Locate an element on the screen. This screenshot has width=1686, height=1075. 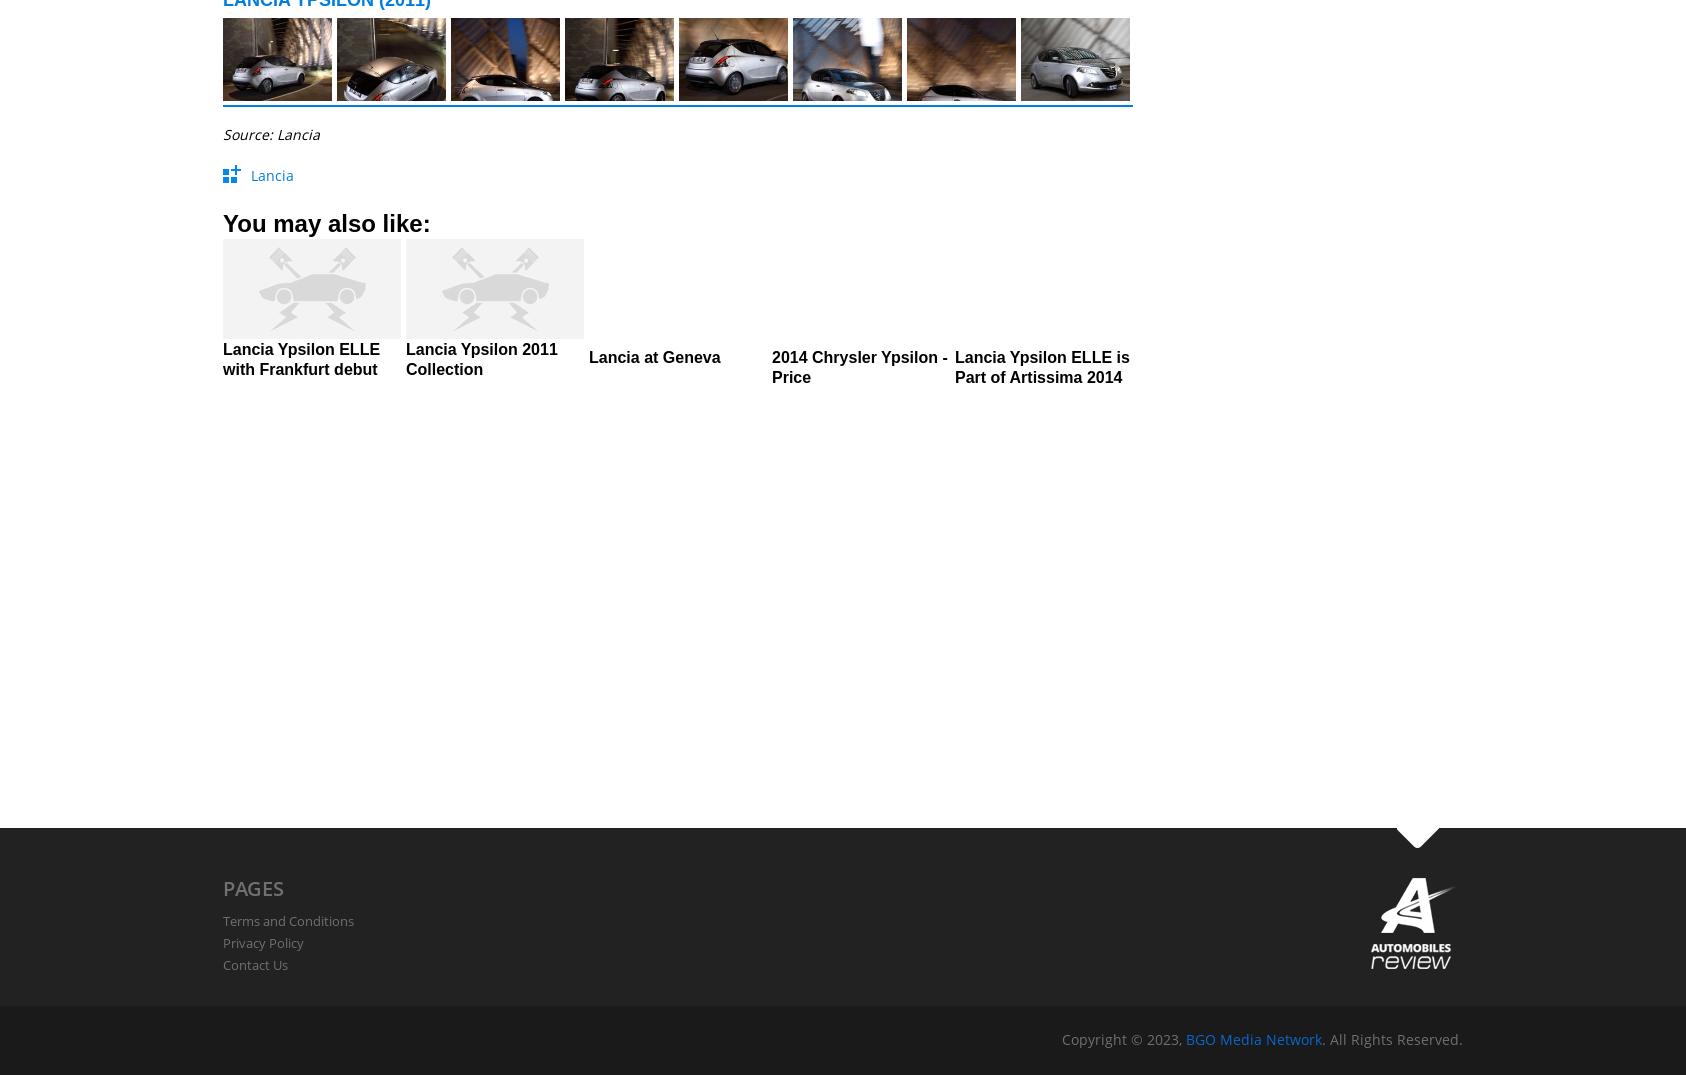
'Lancia at Geneva' is located at coordinates (653, 357).